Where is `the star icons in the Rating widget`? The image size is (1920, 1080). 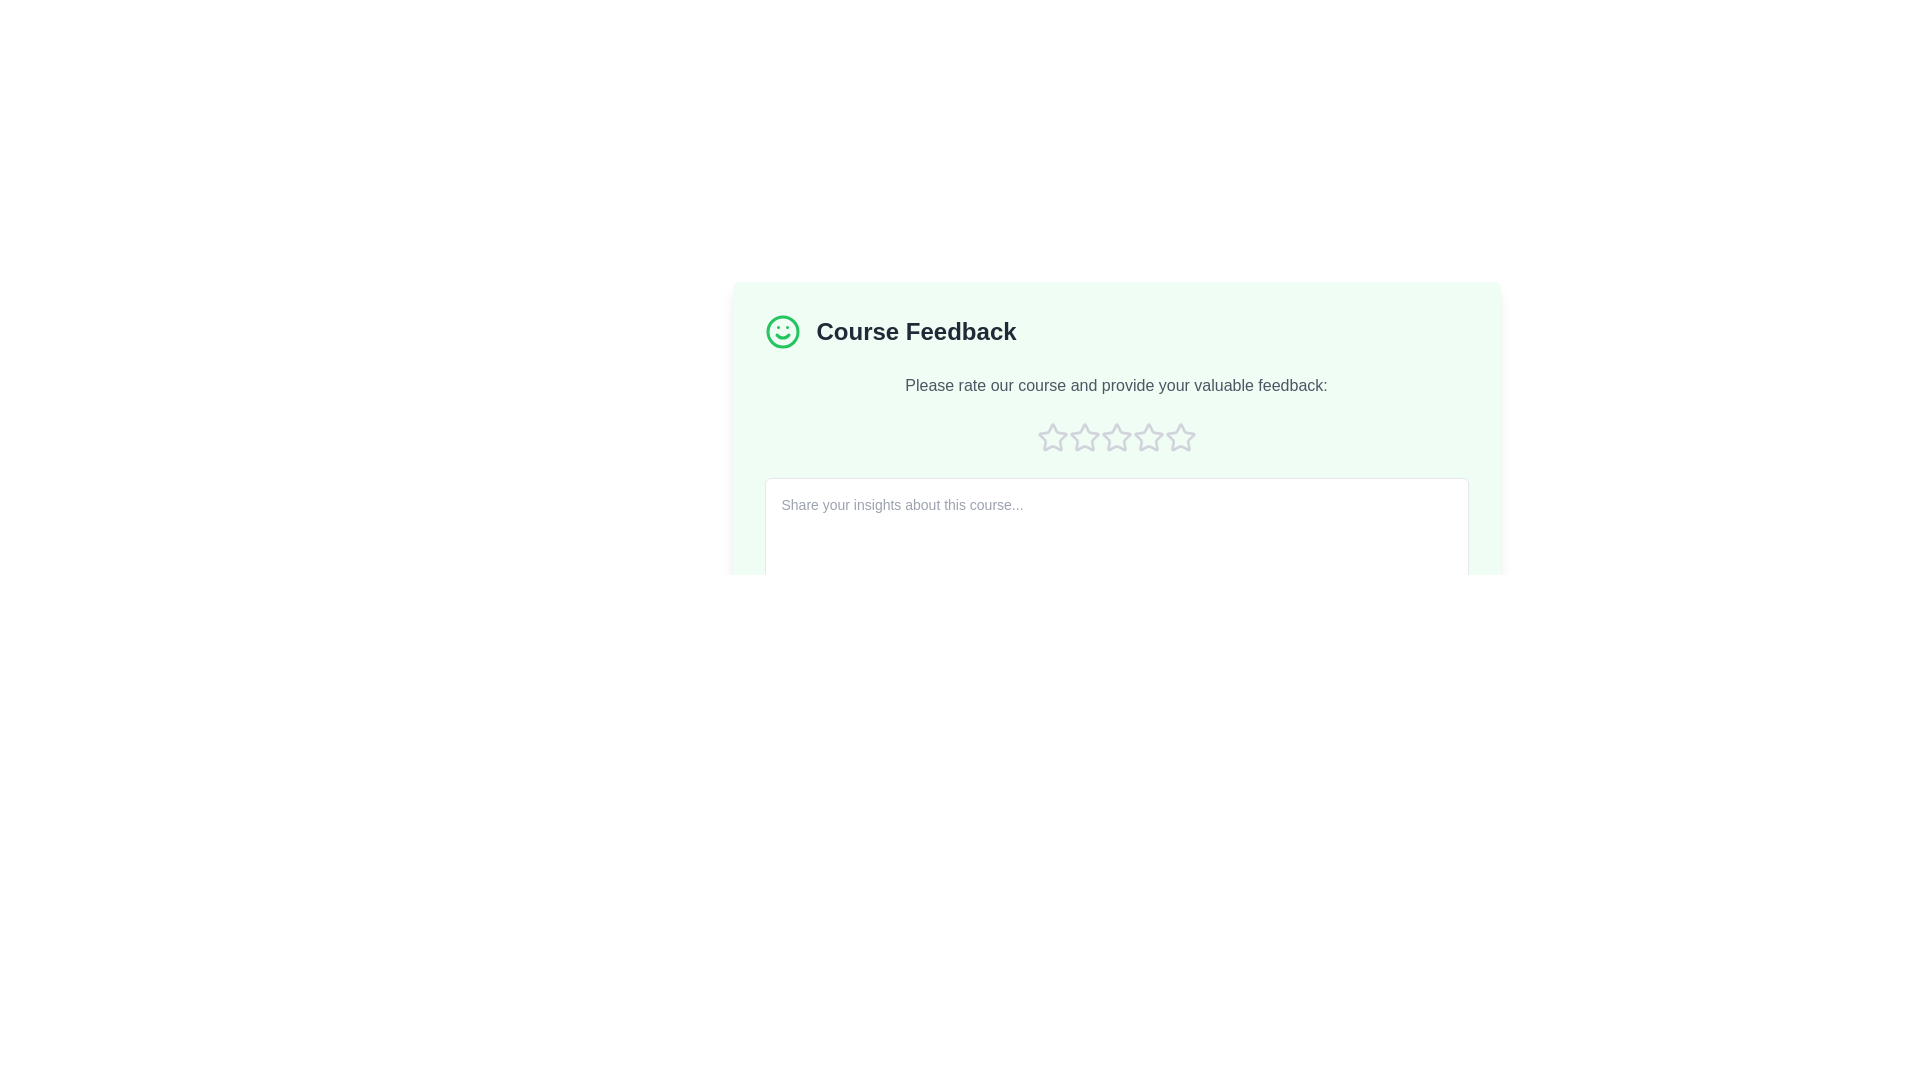 the star icons in the Rating widget is located at coordinates (1115, 437).